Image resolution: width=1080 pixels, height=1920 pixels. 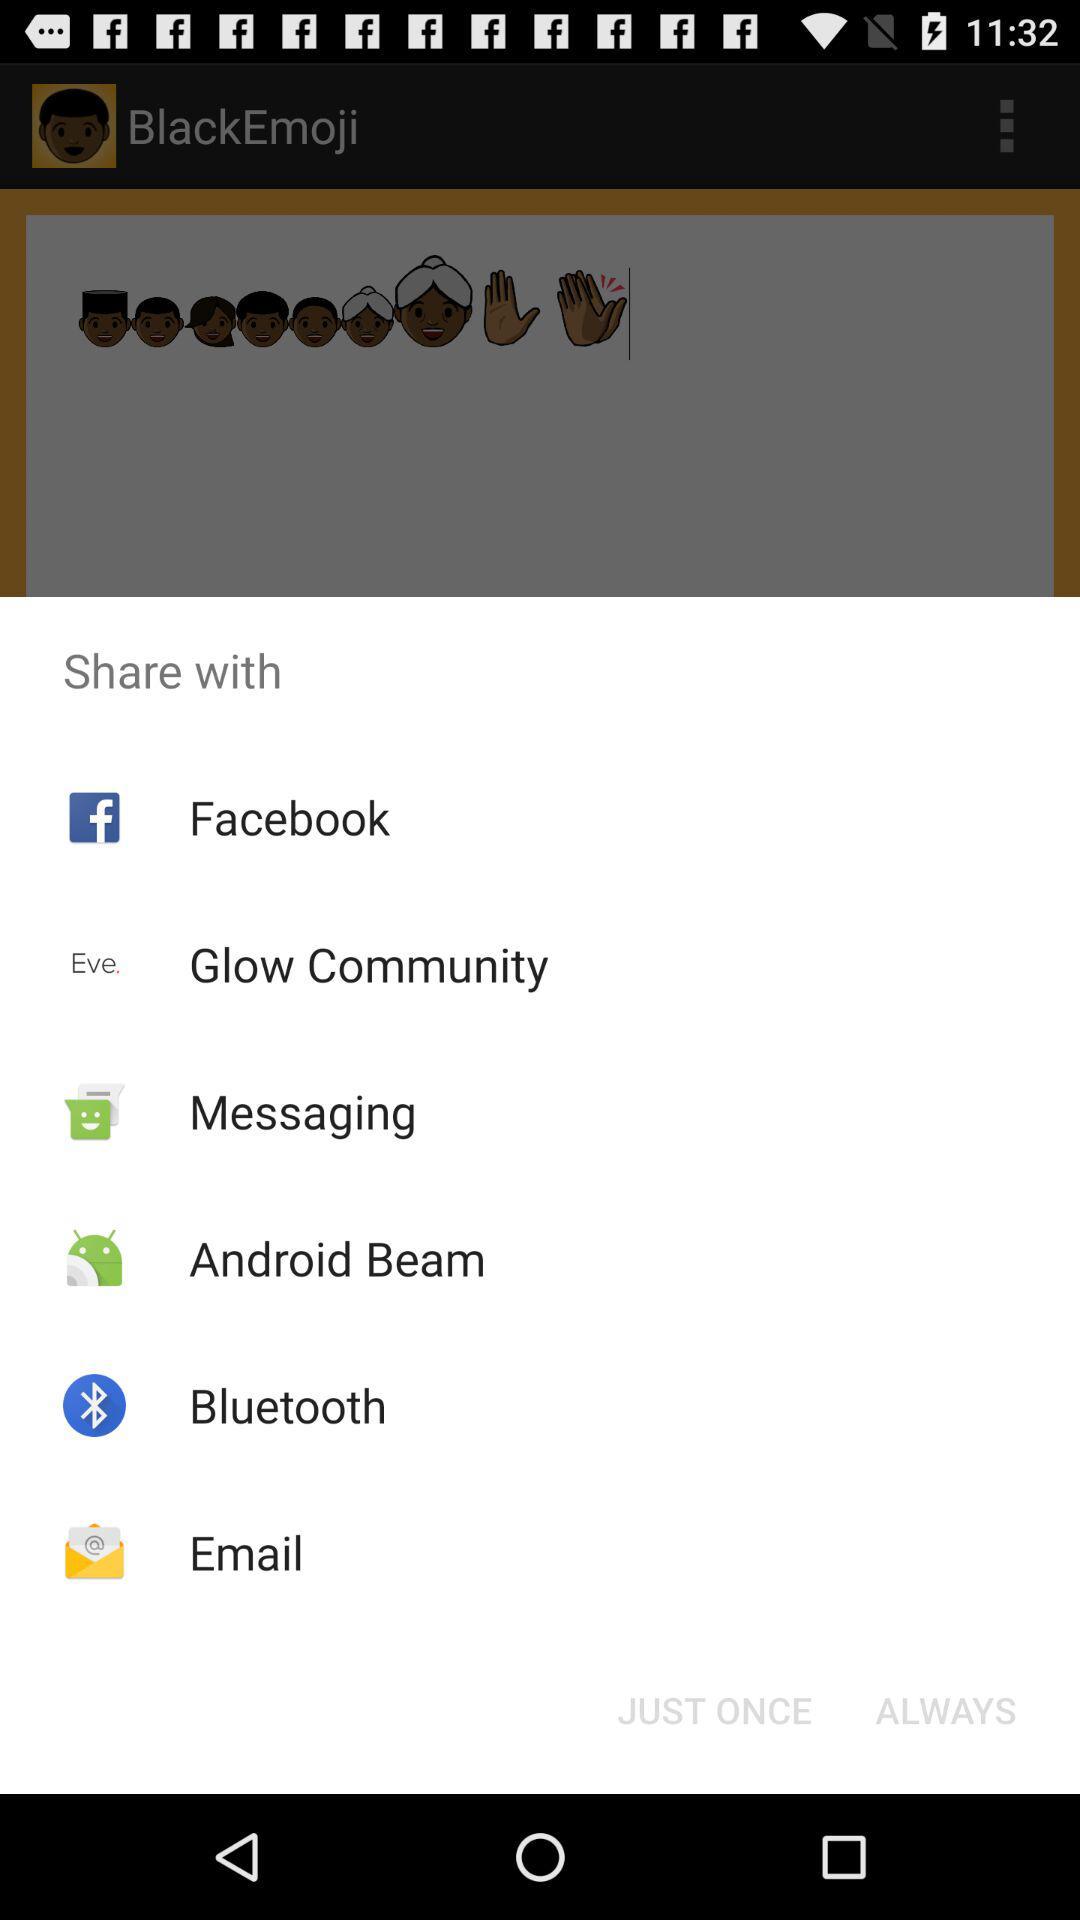 What do you see at coordinates (713, 1708) in the screenshot?
I see `the item to the left of always` at bounding box center [713, 1708].